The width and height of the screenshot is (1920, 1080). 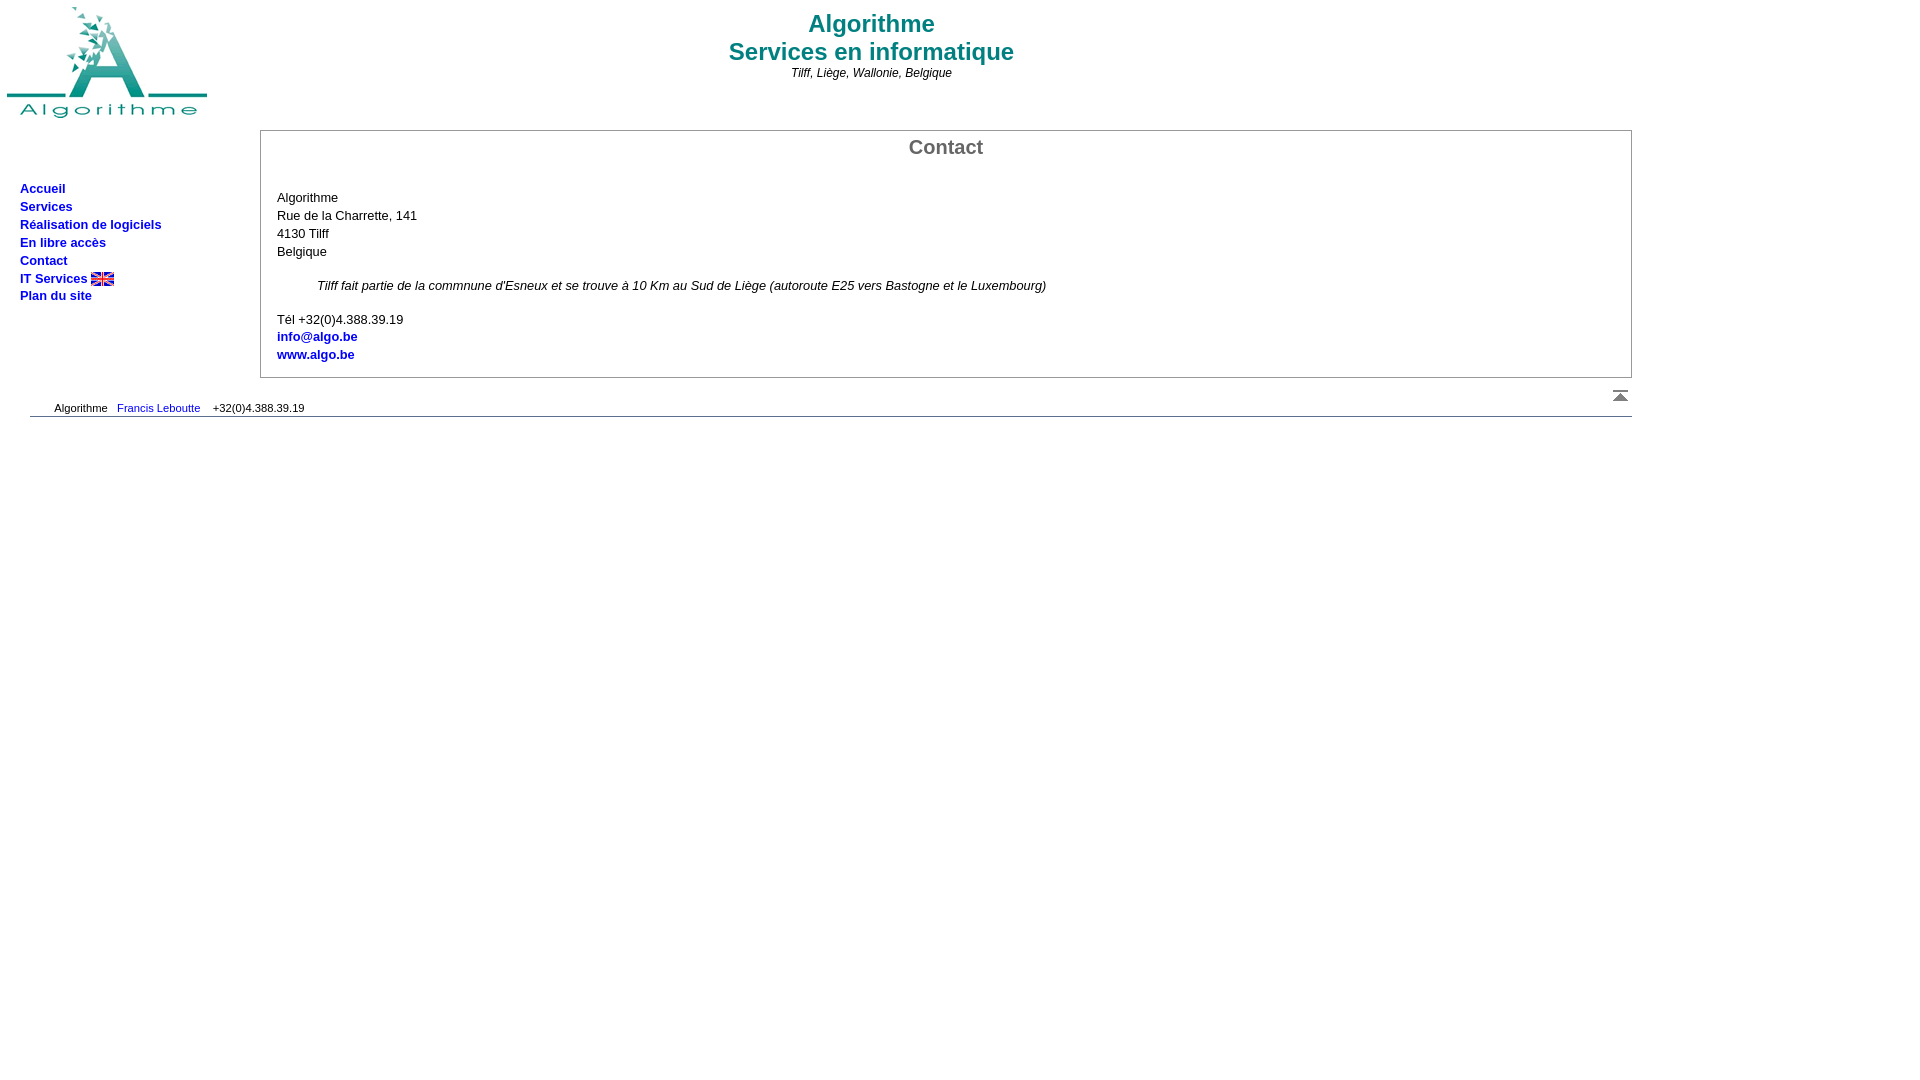 What do you see at coordinates (315, 353) in the screenshot?
I see `'www.algo.be'` at bounding box center [315, 353].